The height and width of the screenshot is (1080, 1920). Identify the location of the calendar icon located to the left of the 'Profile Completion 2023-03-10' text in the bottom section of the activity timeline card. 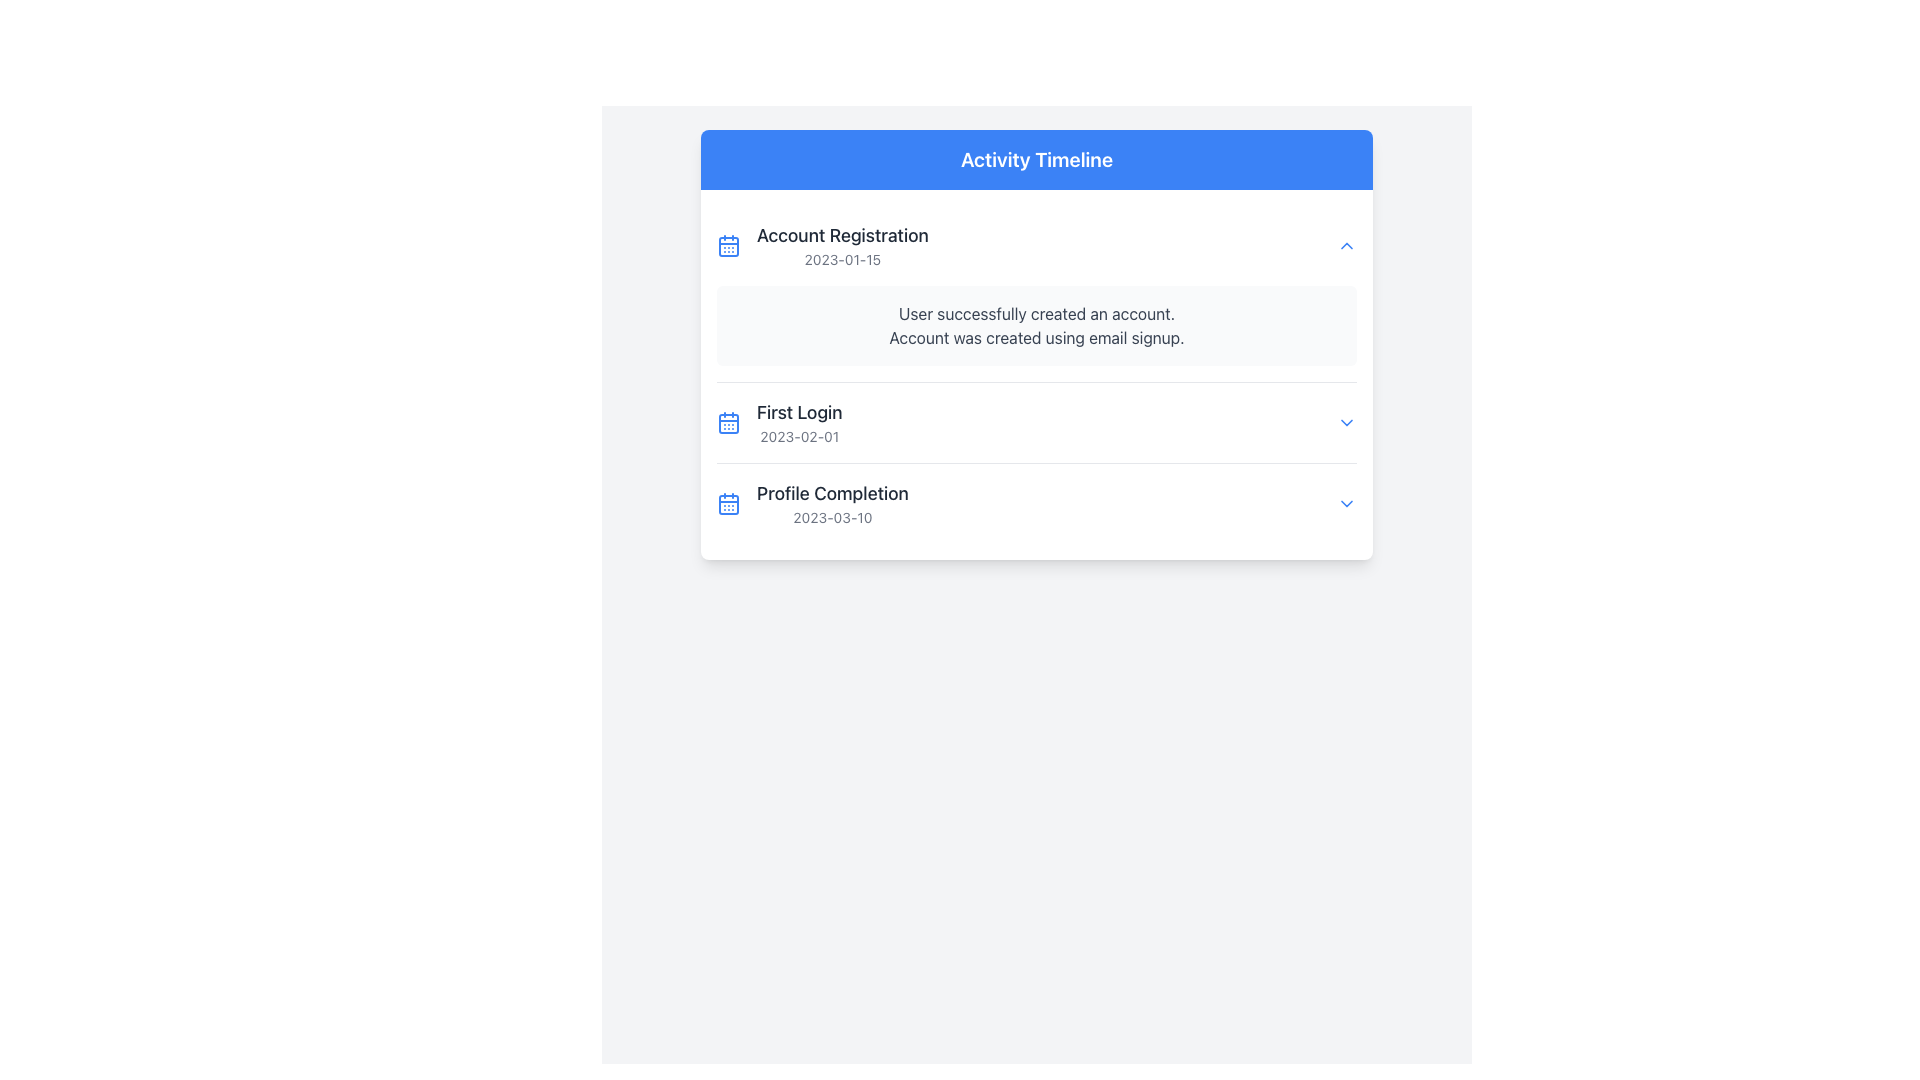
(728, 503).